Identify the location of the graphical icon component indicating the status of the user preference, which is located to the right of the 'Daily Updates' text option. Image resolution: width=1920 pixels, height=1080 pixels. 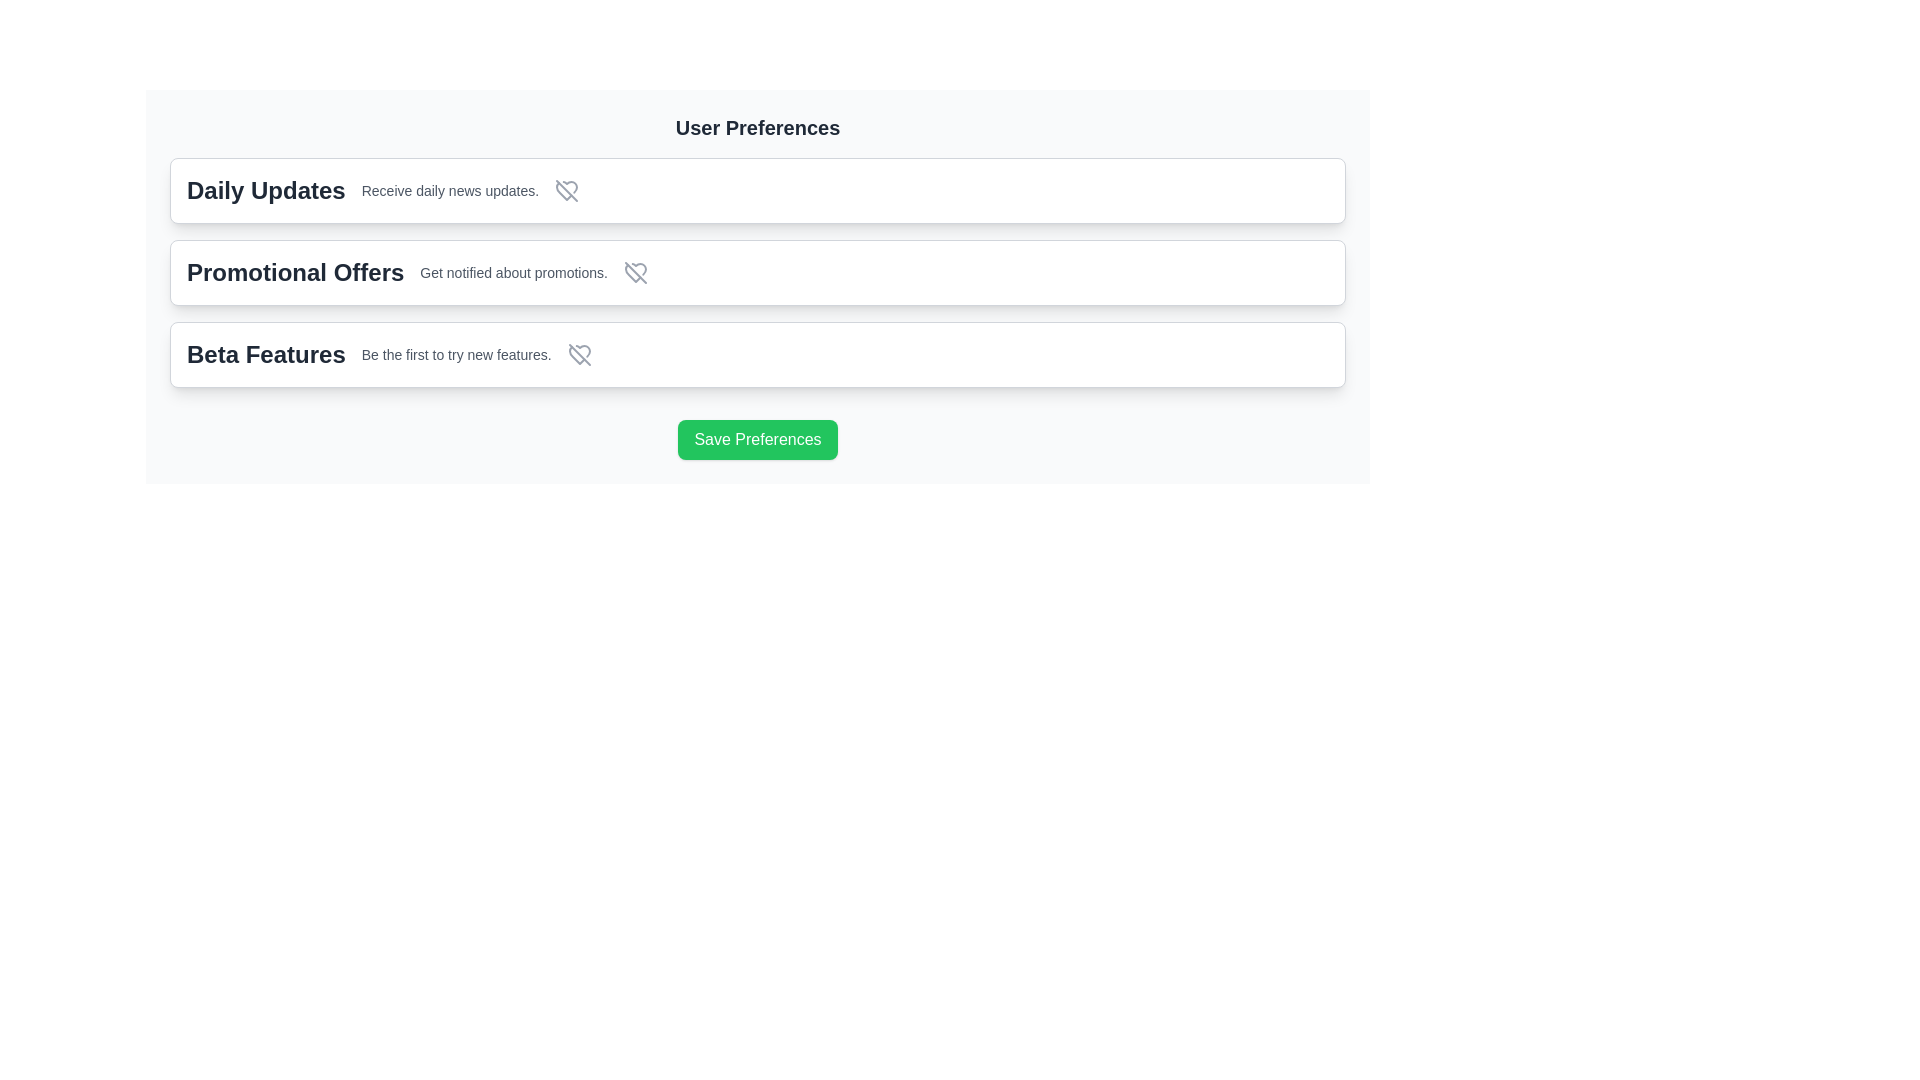
(566, 191).